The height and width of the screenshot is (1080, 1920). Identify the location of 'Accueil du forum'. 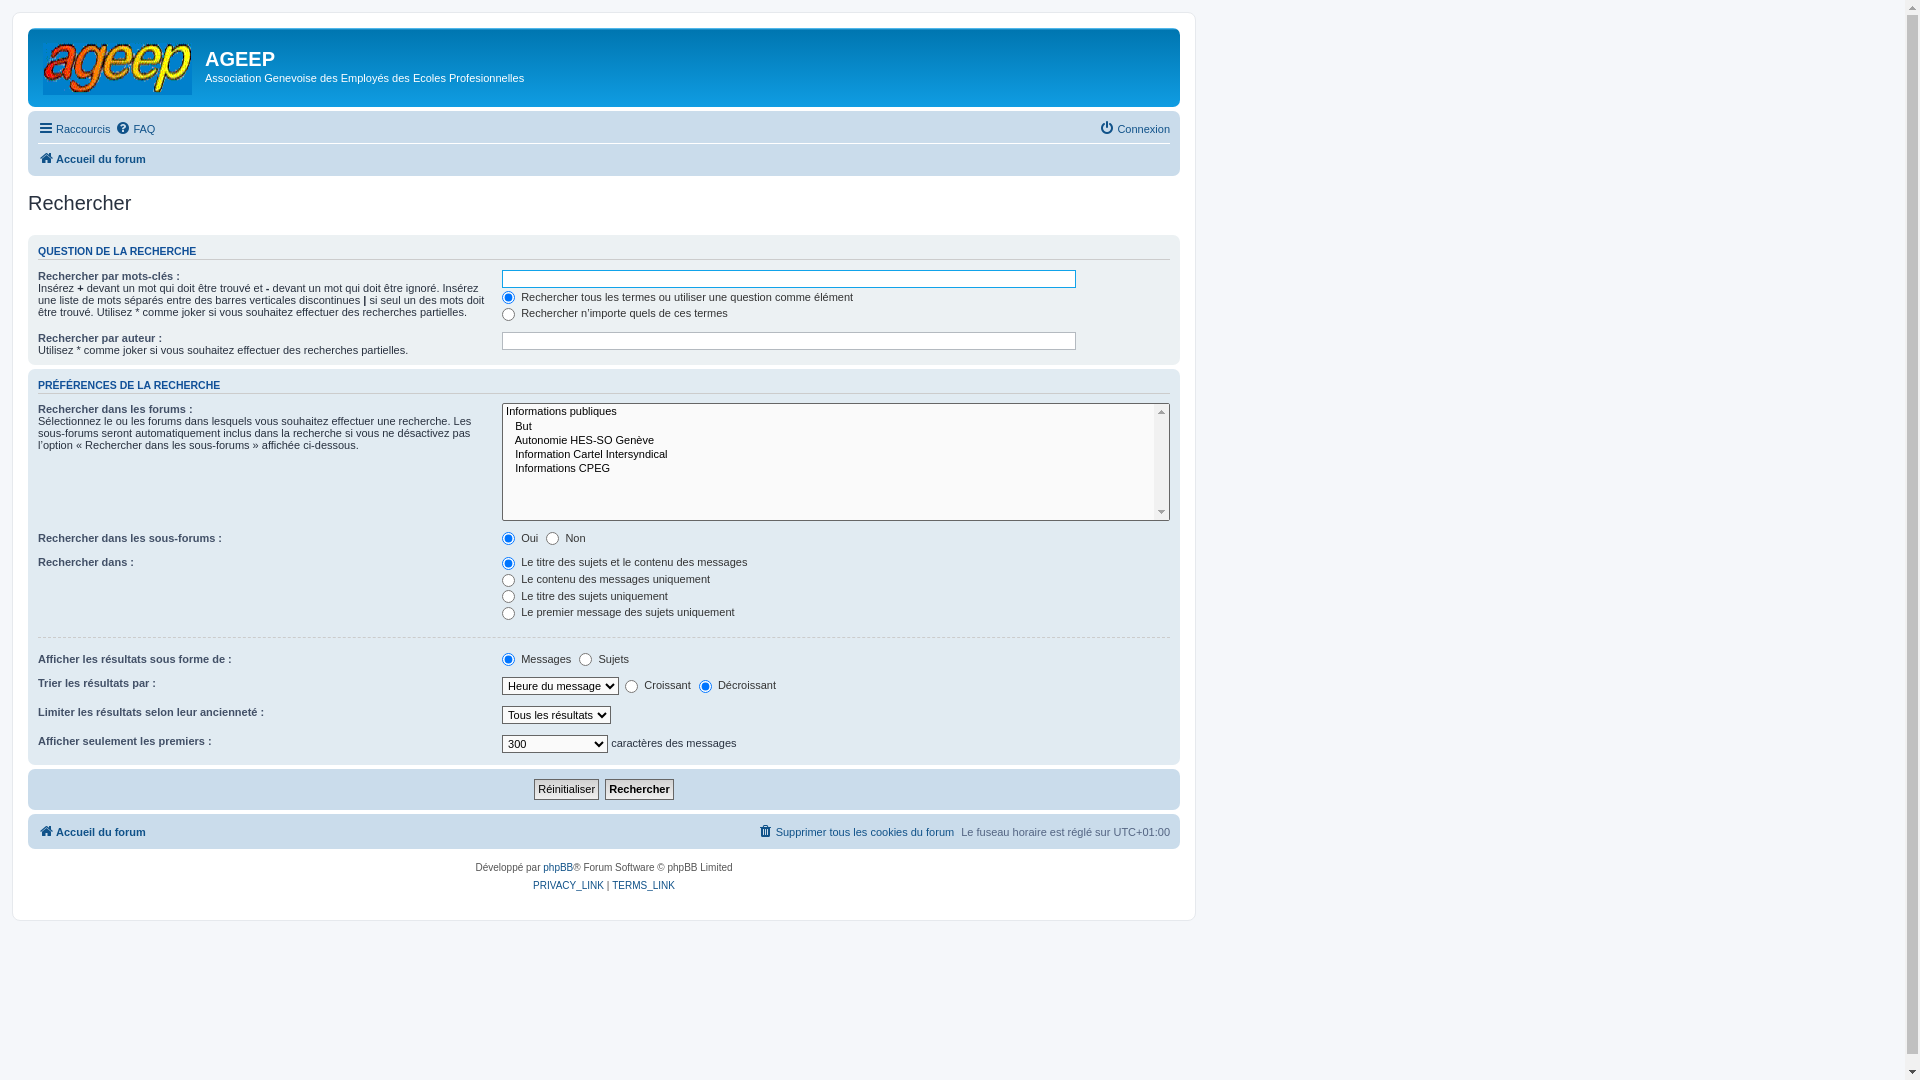
(33, 64).